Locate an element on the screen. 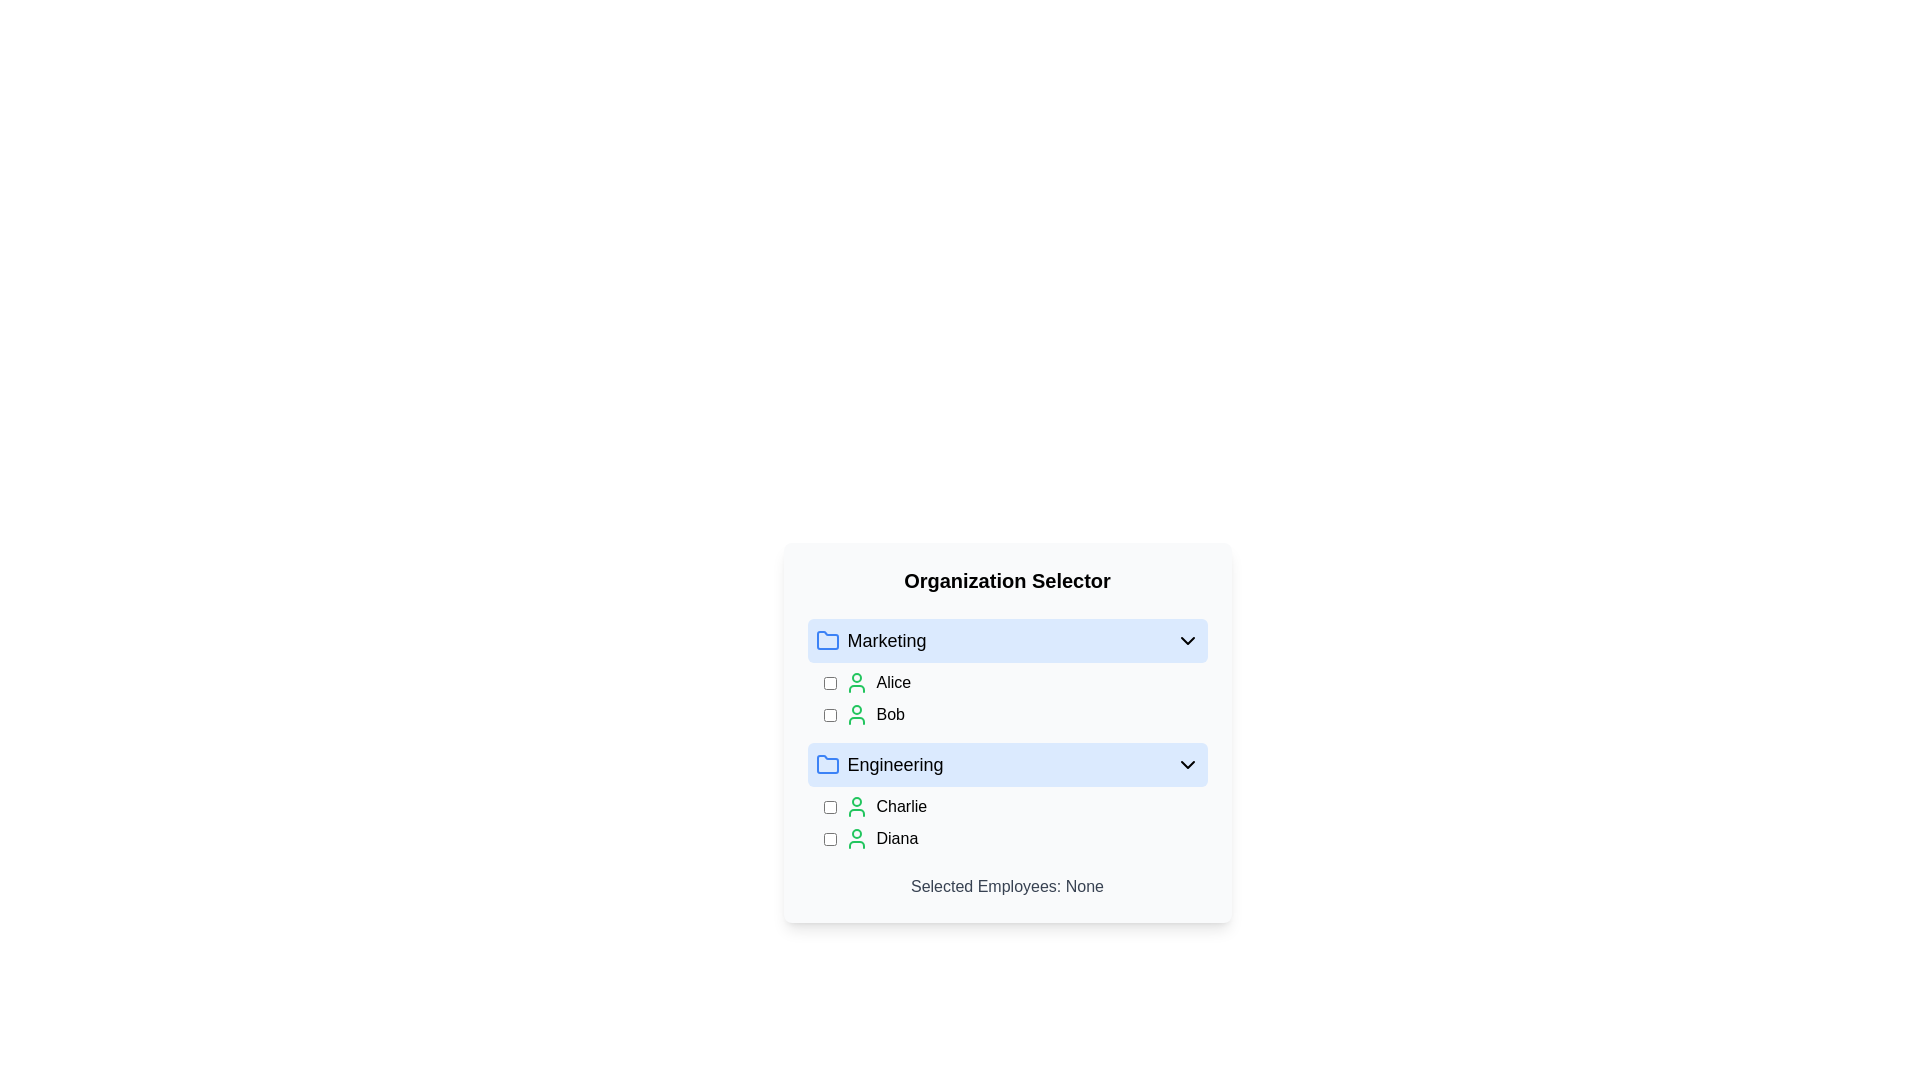 This screenshot has height=1080, width=1920. the Dropdown toggle button located in the 'Marketing' section is located at coordinates (1187, 640).